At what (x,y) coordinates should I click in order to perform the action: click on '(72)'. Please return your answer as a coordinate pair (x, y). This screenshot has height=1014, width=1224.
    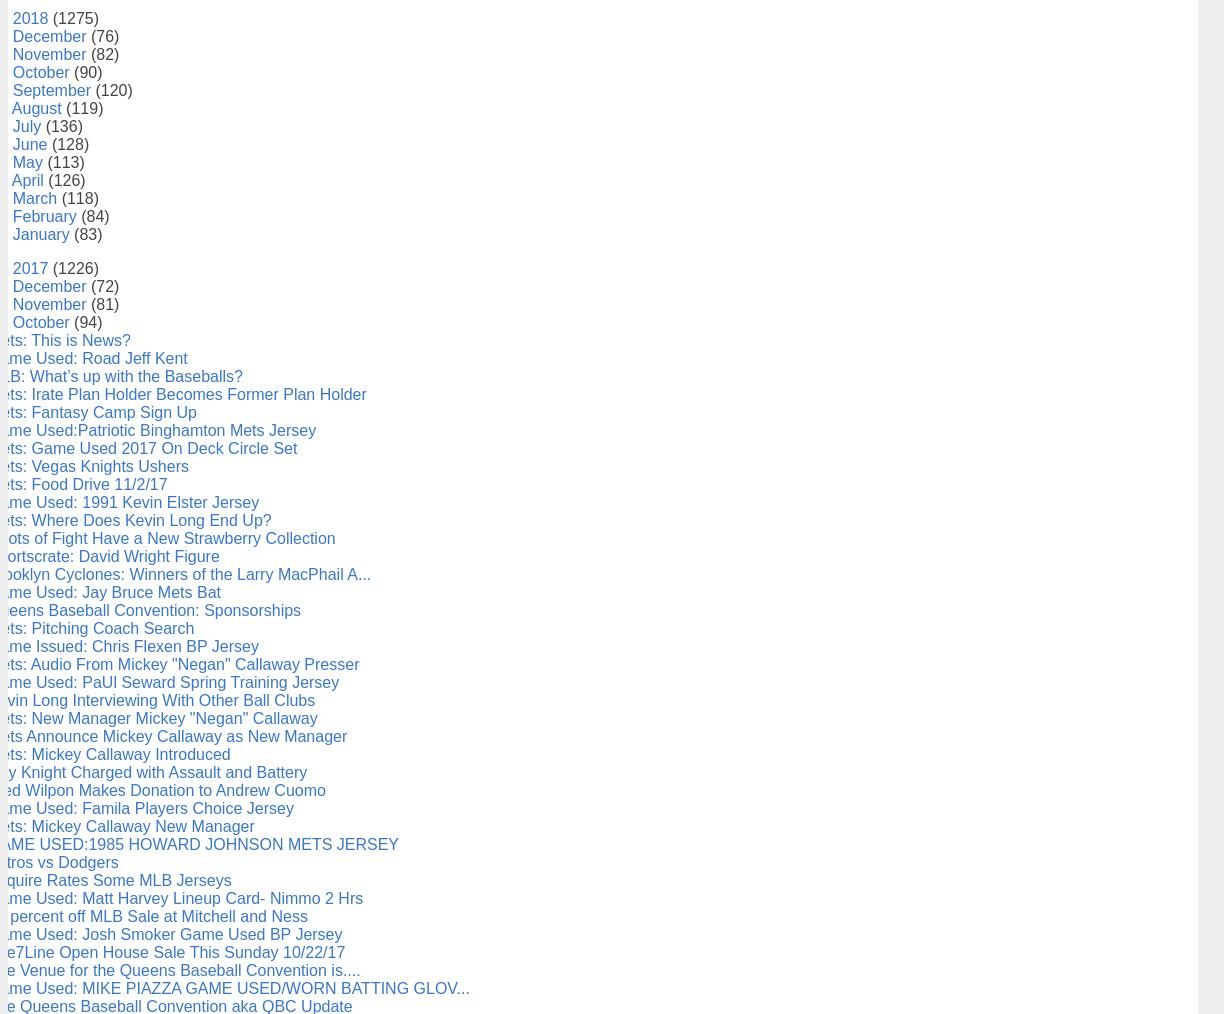
    Looking at the image, I should click on (103, 285).